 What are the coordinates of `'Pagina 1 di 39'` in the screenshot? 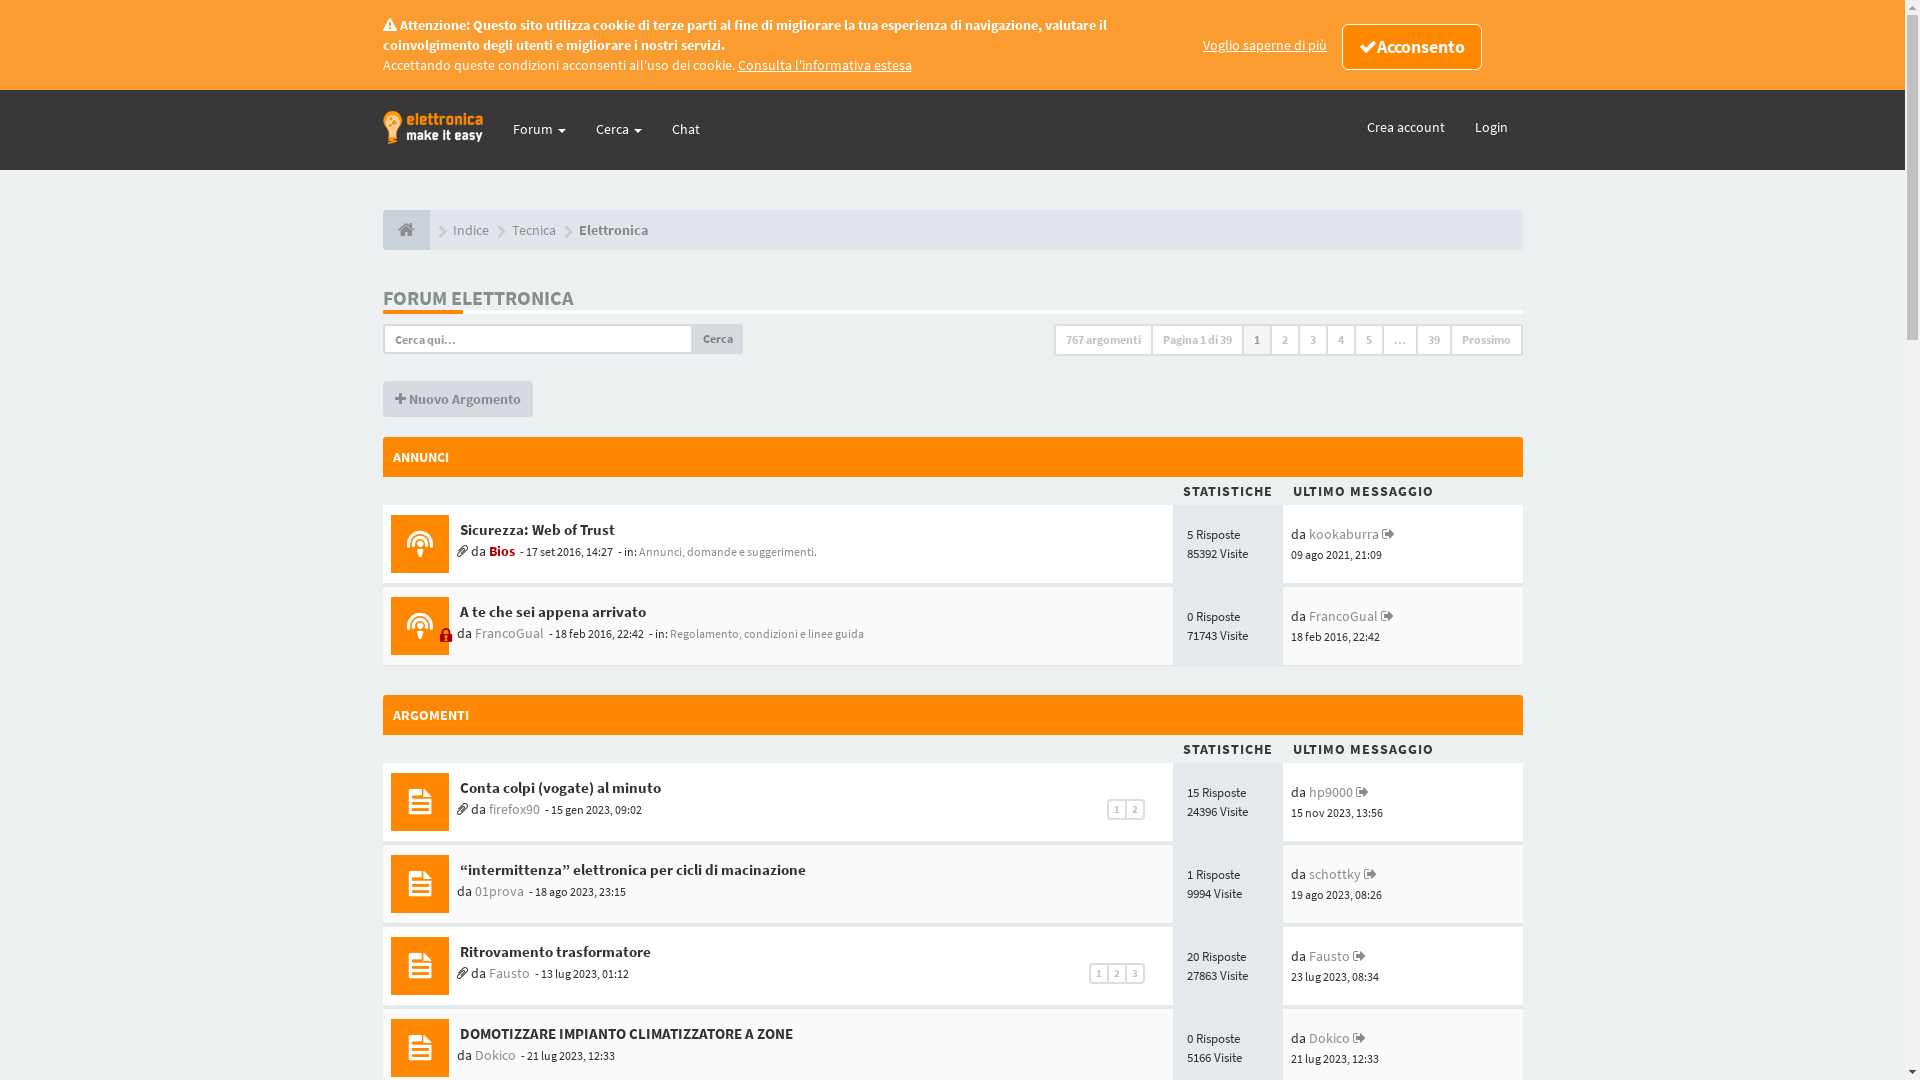 It's located at (1196, 338).